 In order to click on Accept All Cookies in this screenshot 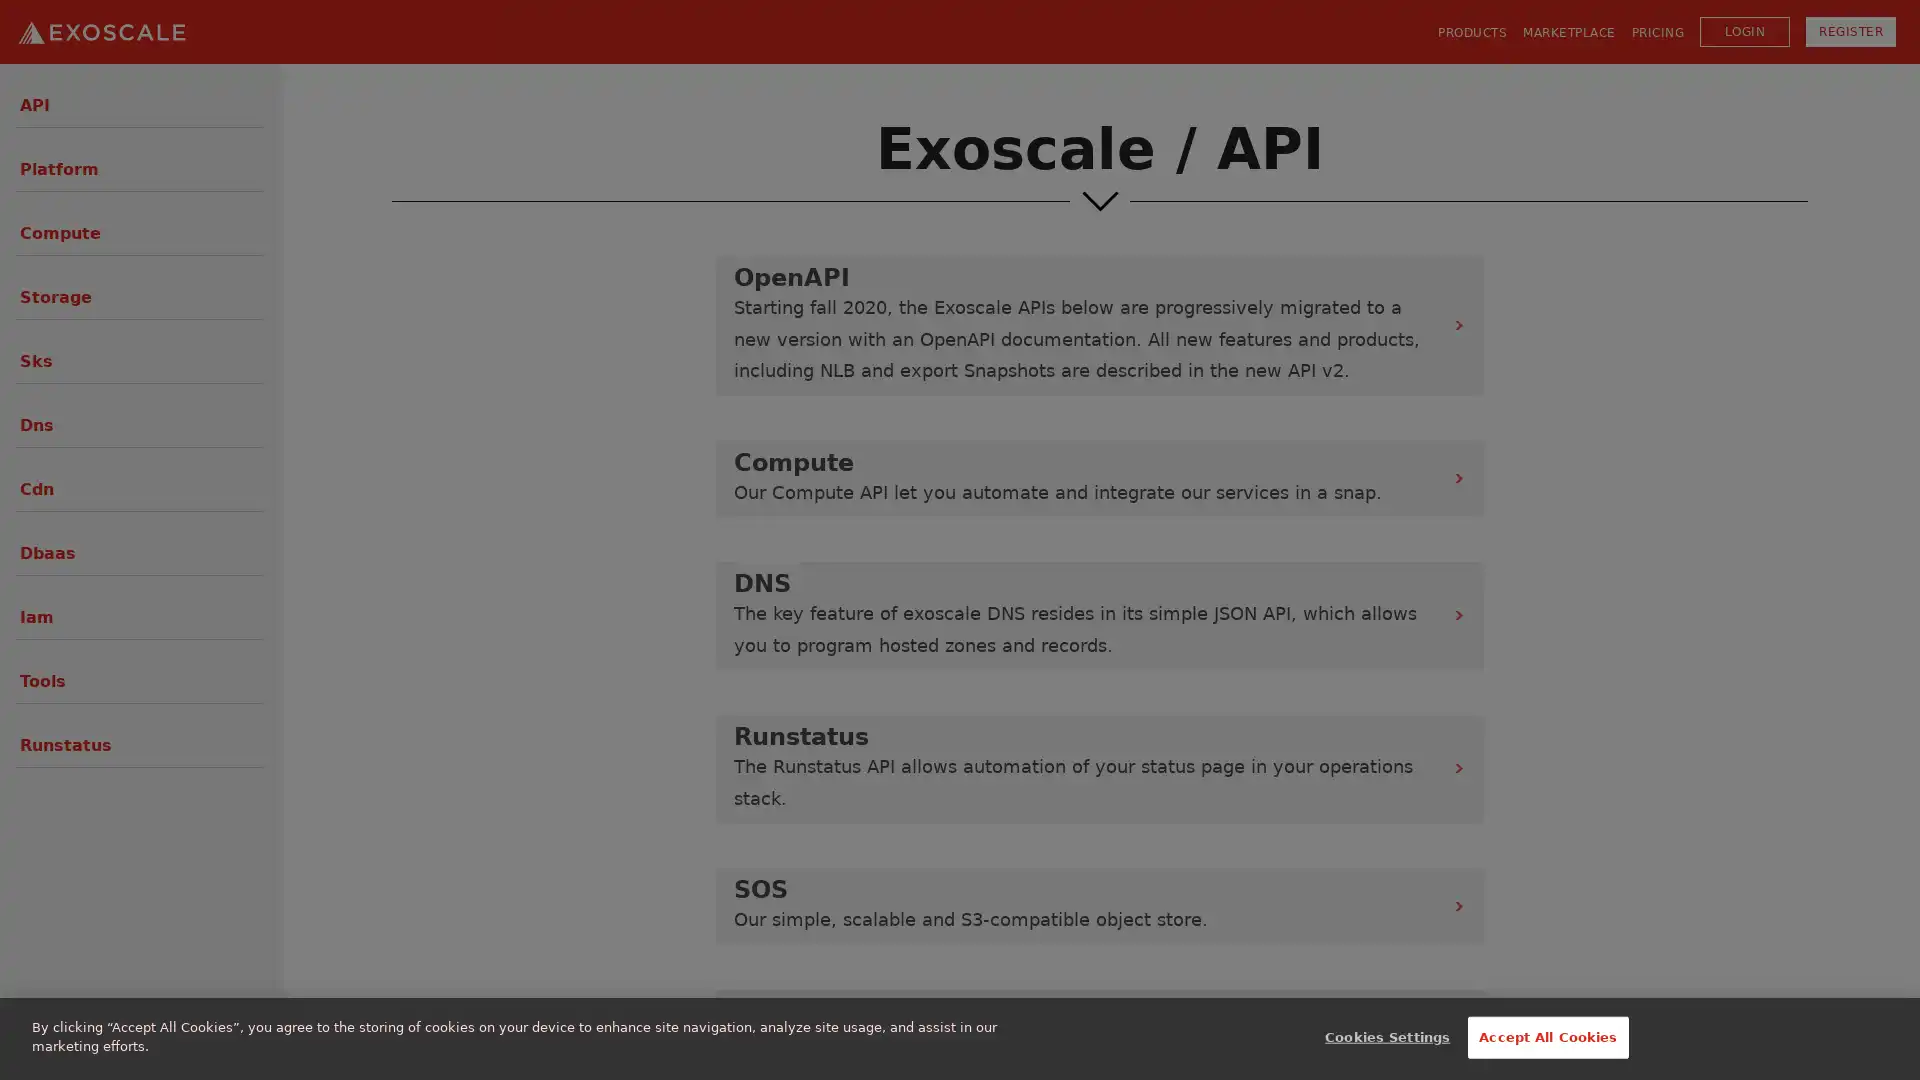, I will do `click(1546, 1036)`.